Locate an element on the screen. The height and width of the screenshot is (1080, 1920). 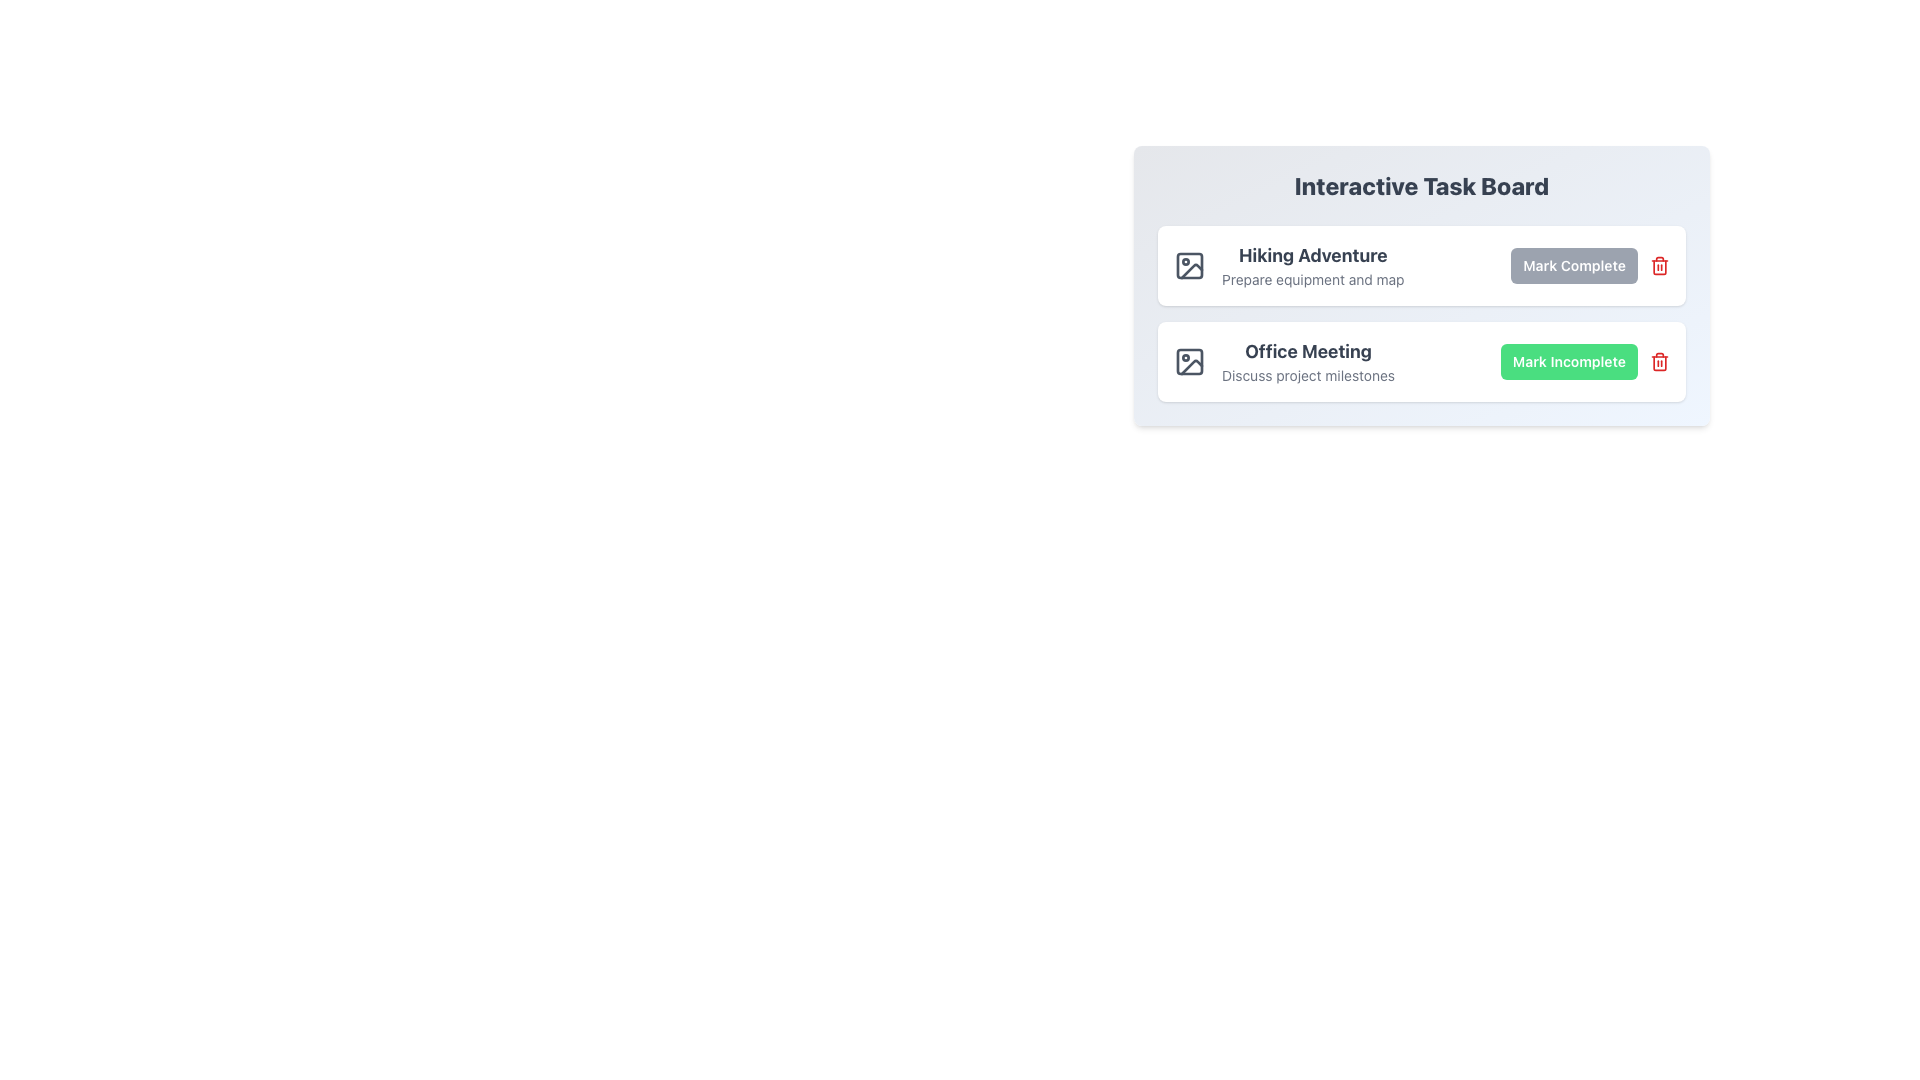
the delete button (trash icon) located at the far right of the second row of the list is located at coordinates (1660, 362).